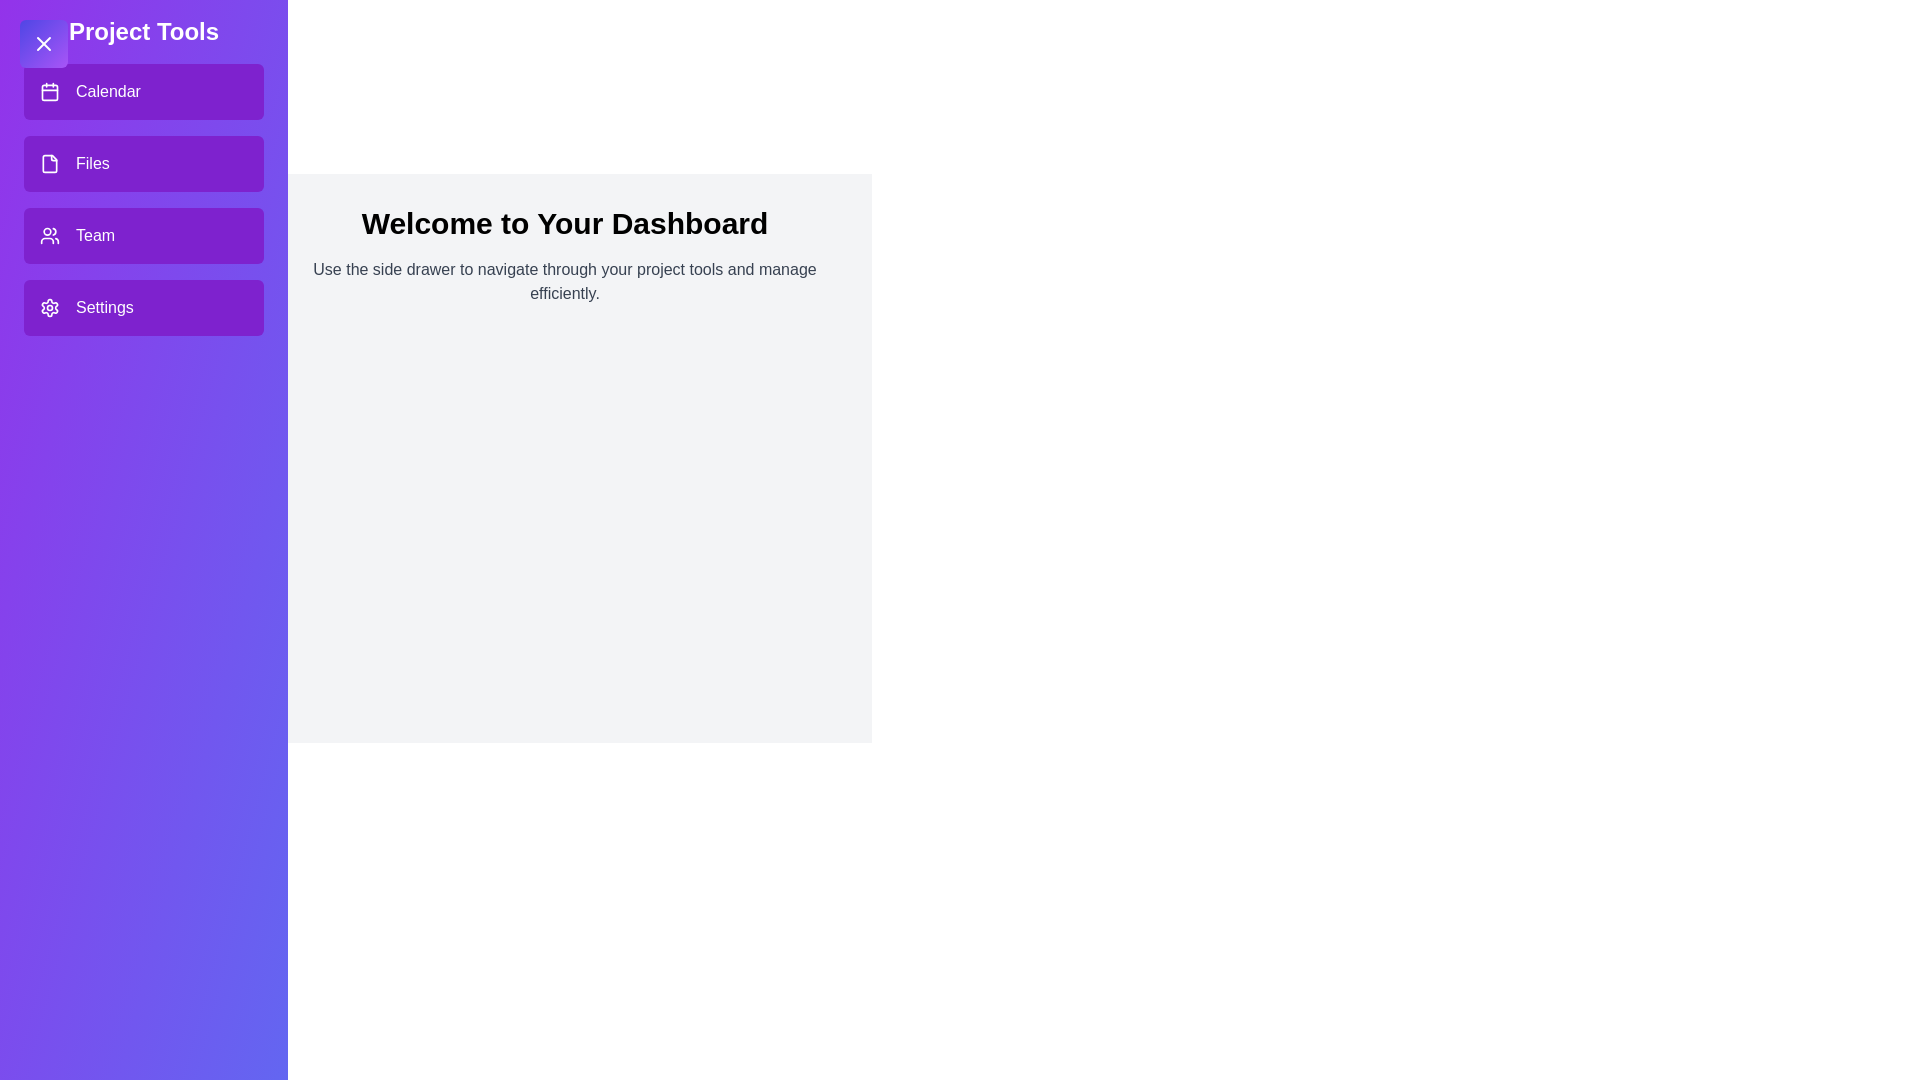 The height and width of the screenshot is (1080, 1920). What do you see at coordinates (43, 43) in the screenshot?
I see `toggle button at the top-left corner to toggle the drawer visibility` at bounding box center [43, 43].